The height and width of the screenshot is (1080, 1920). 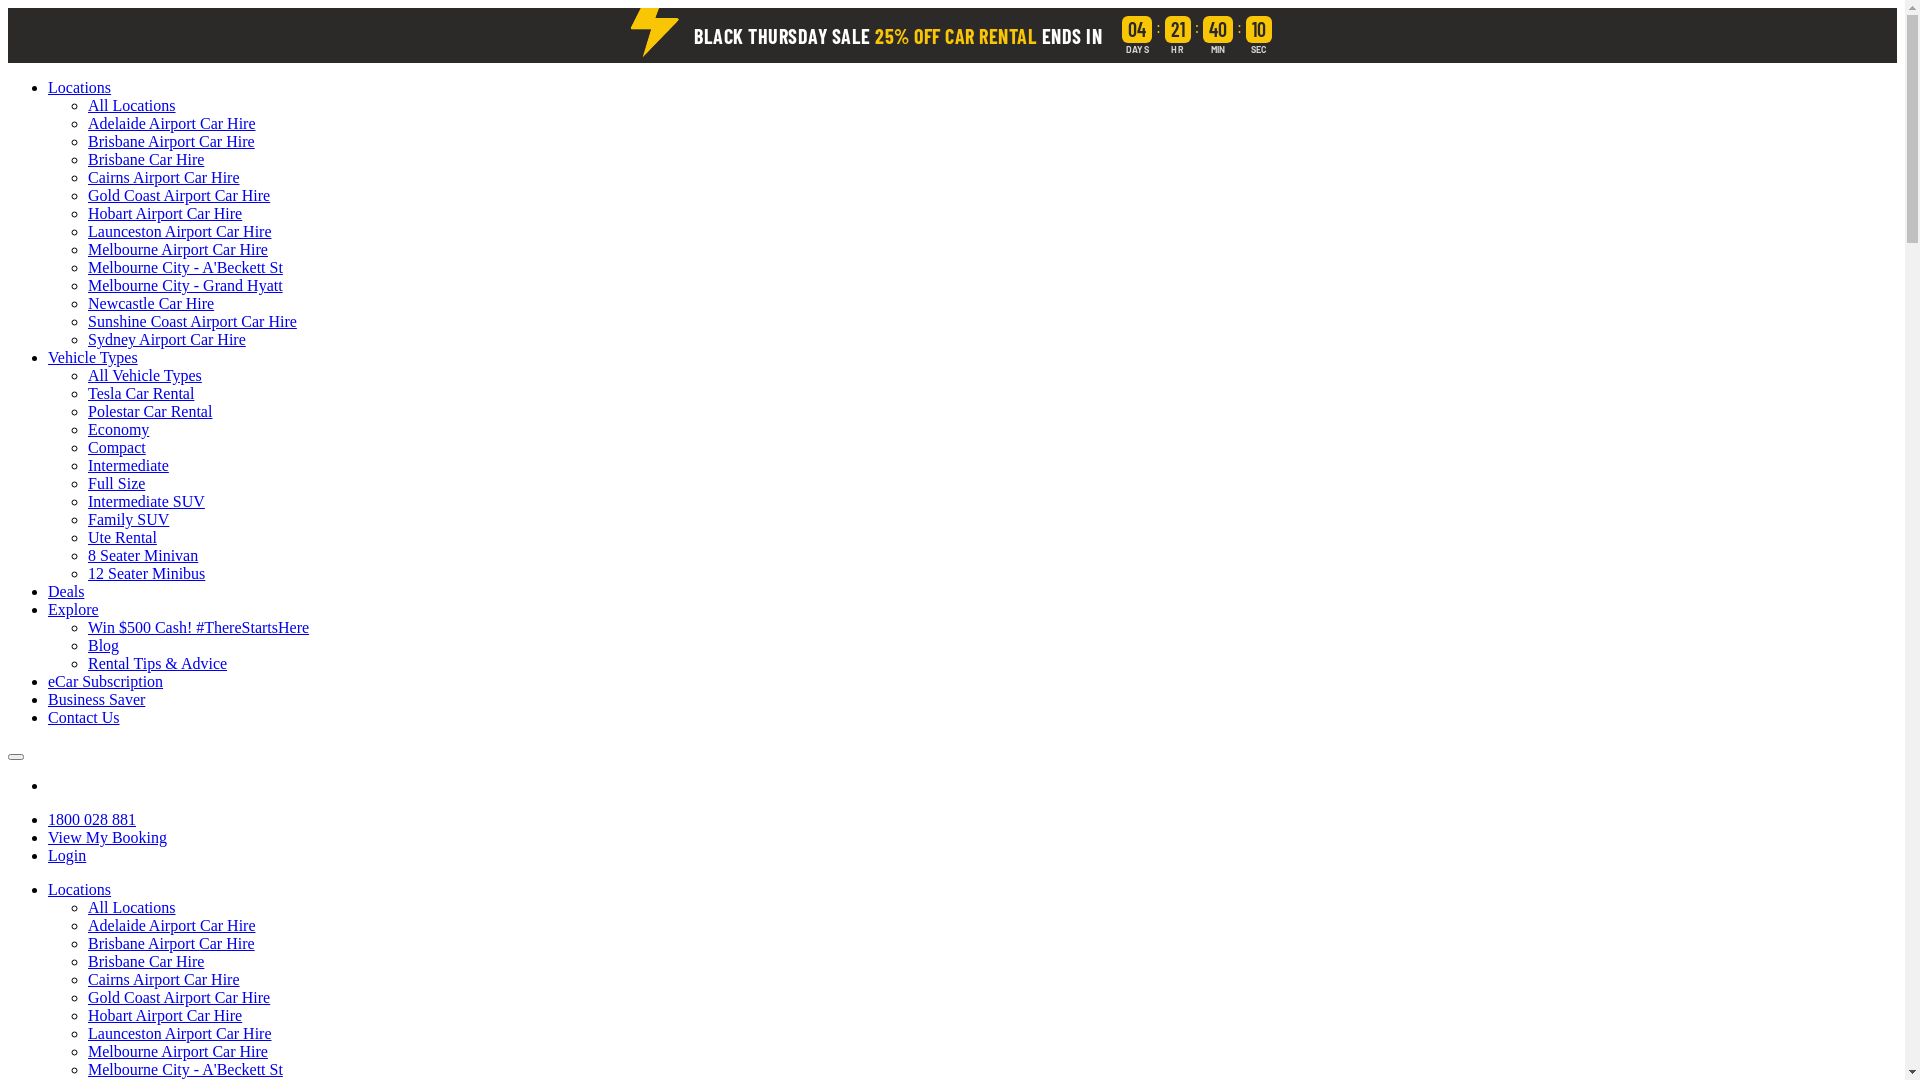 What do you see at coordinates (178, 195) in the screenshot?
I see `'Gold Coast Airport Car Hire'` at bounding box center [178, 195].